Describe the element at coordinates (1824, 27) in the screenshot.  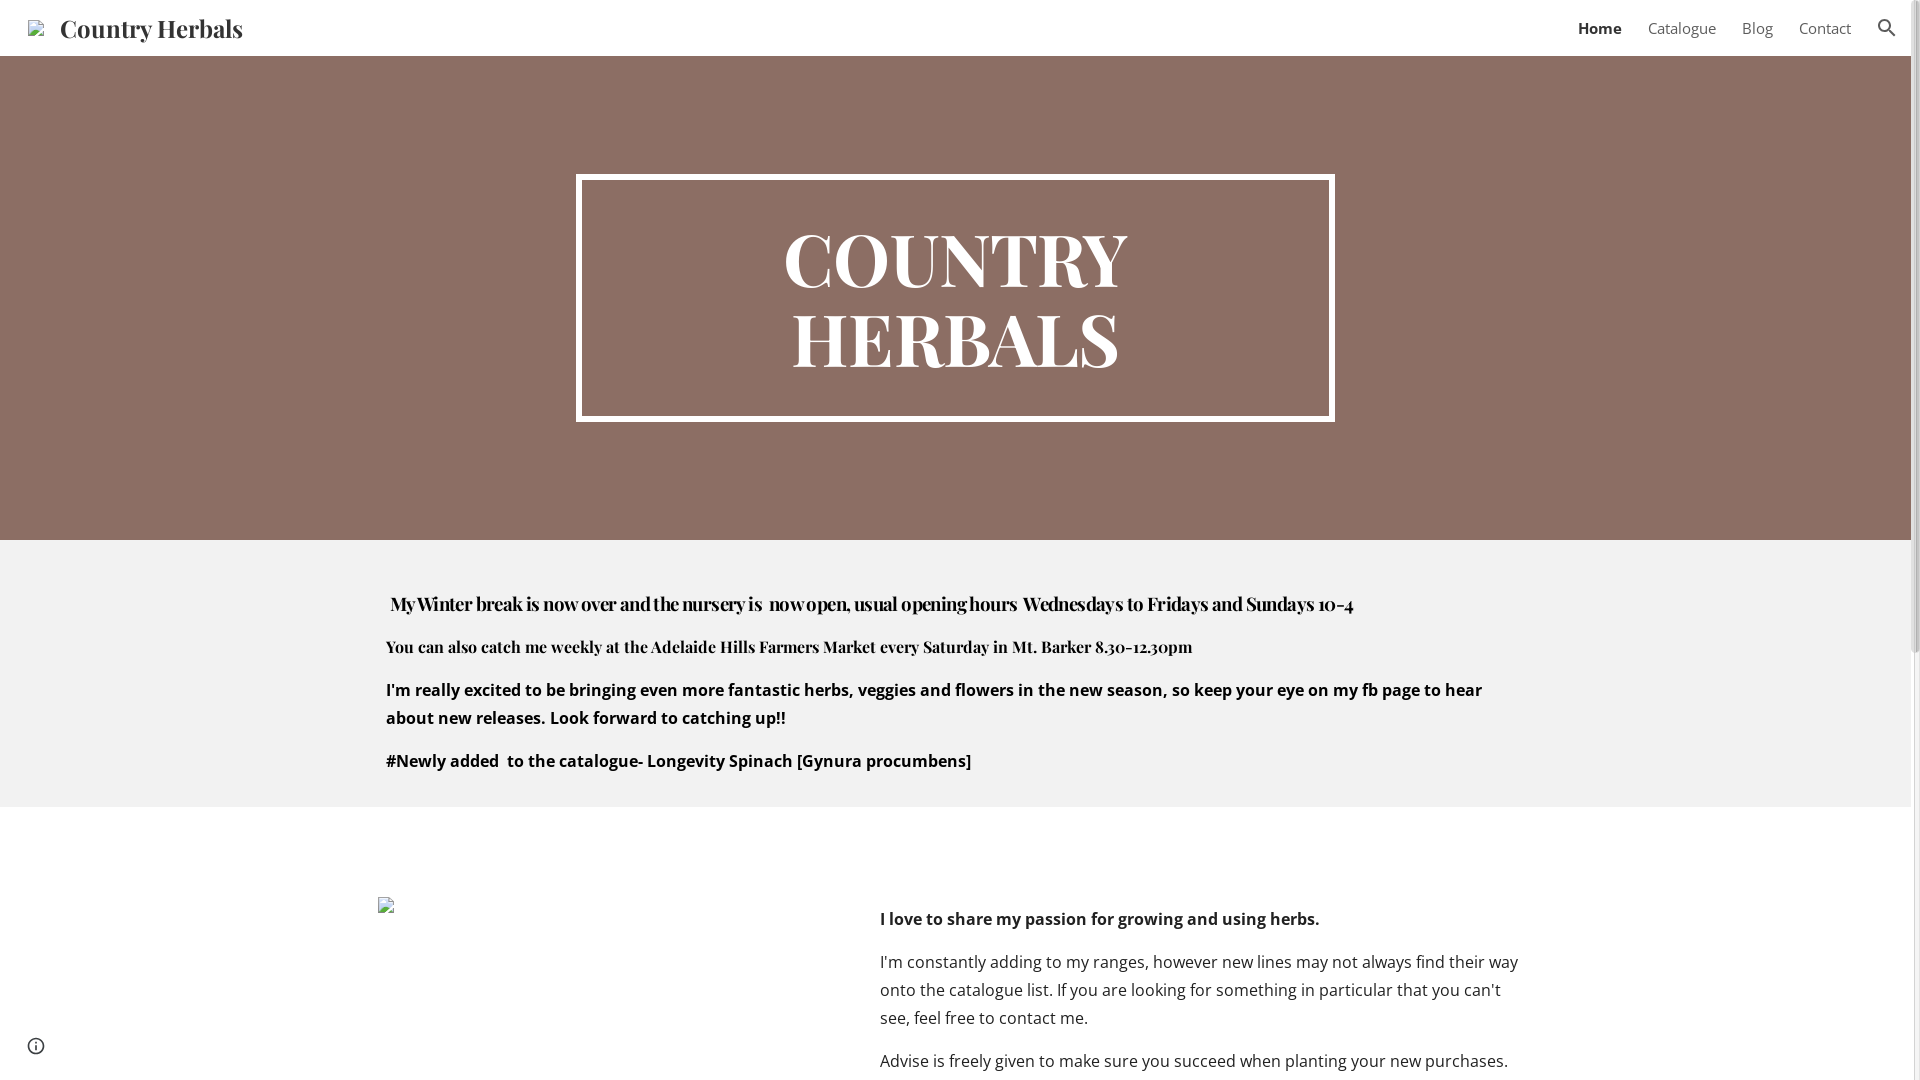
I see `'Contact'` at that location.